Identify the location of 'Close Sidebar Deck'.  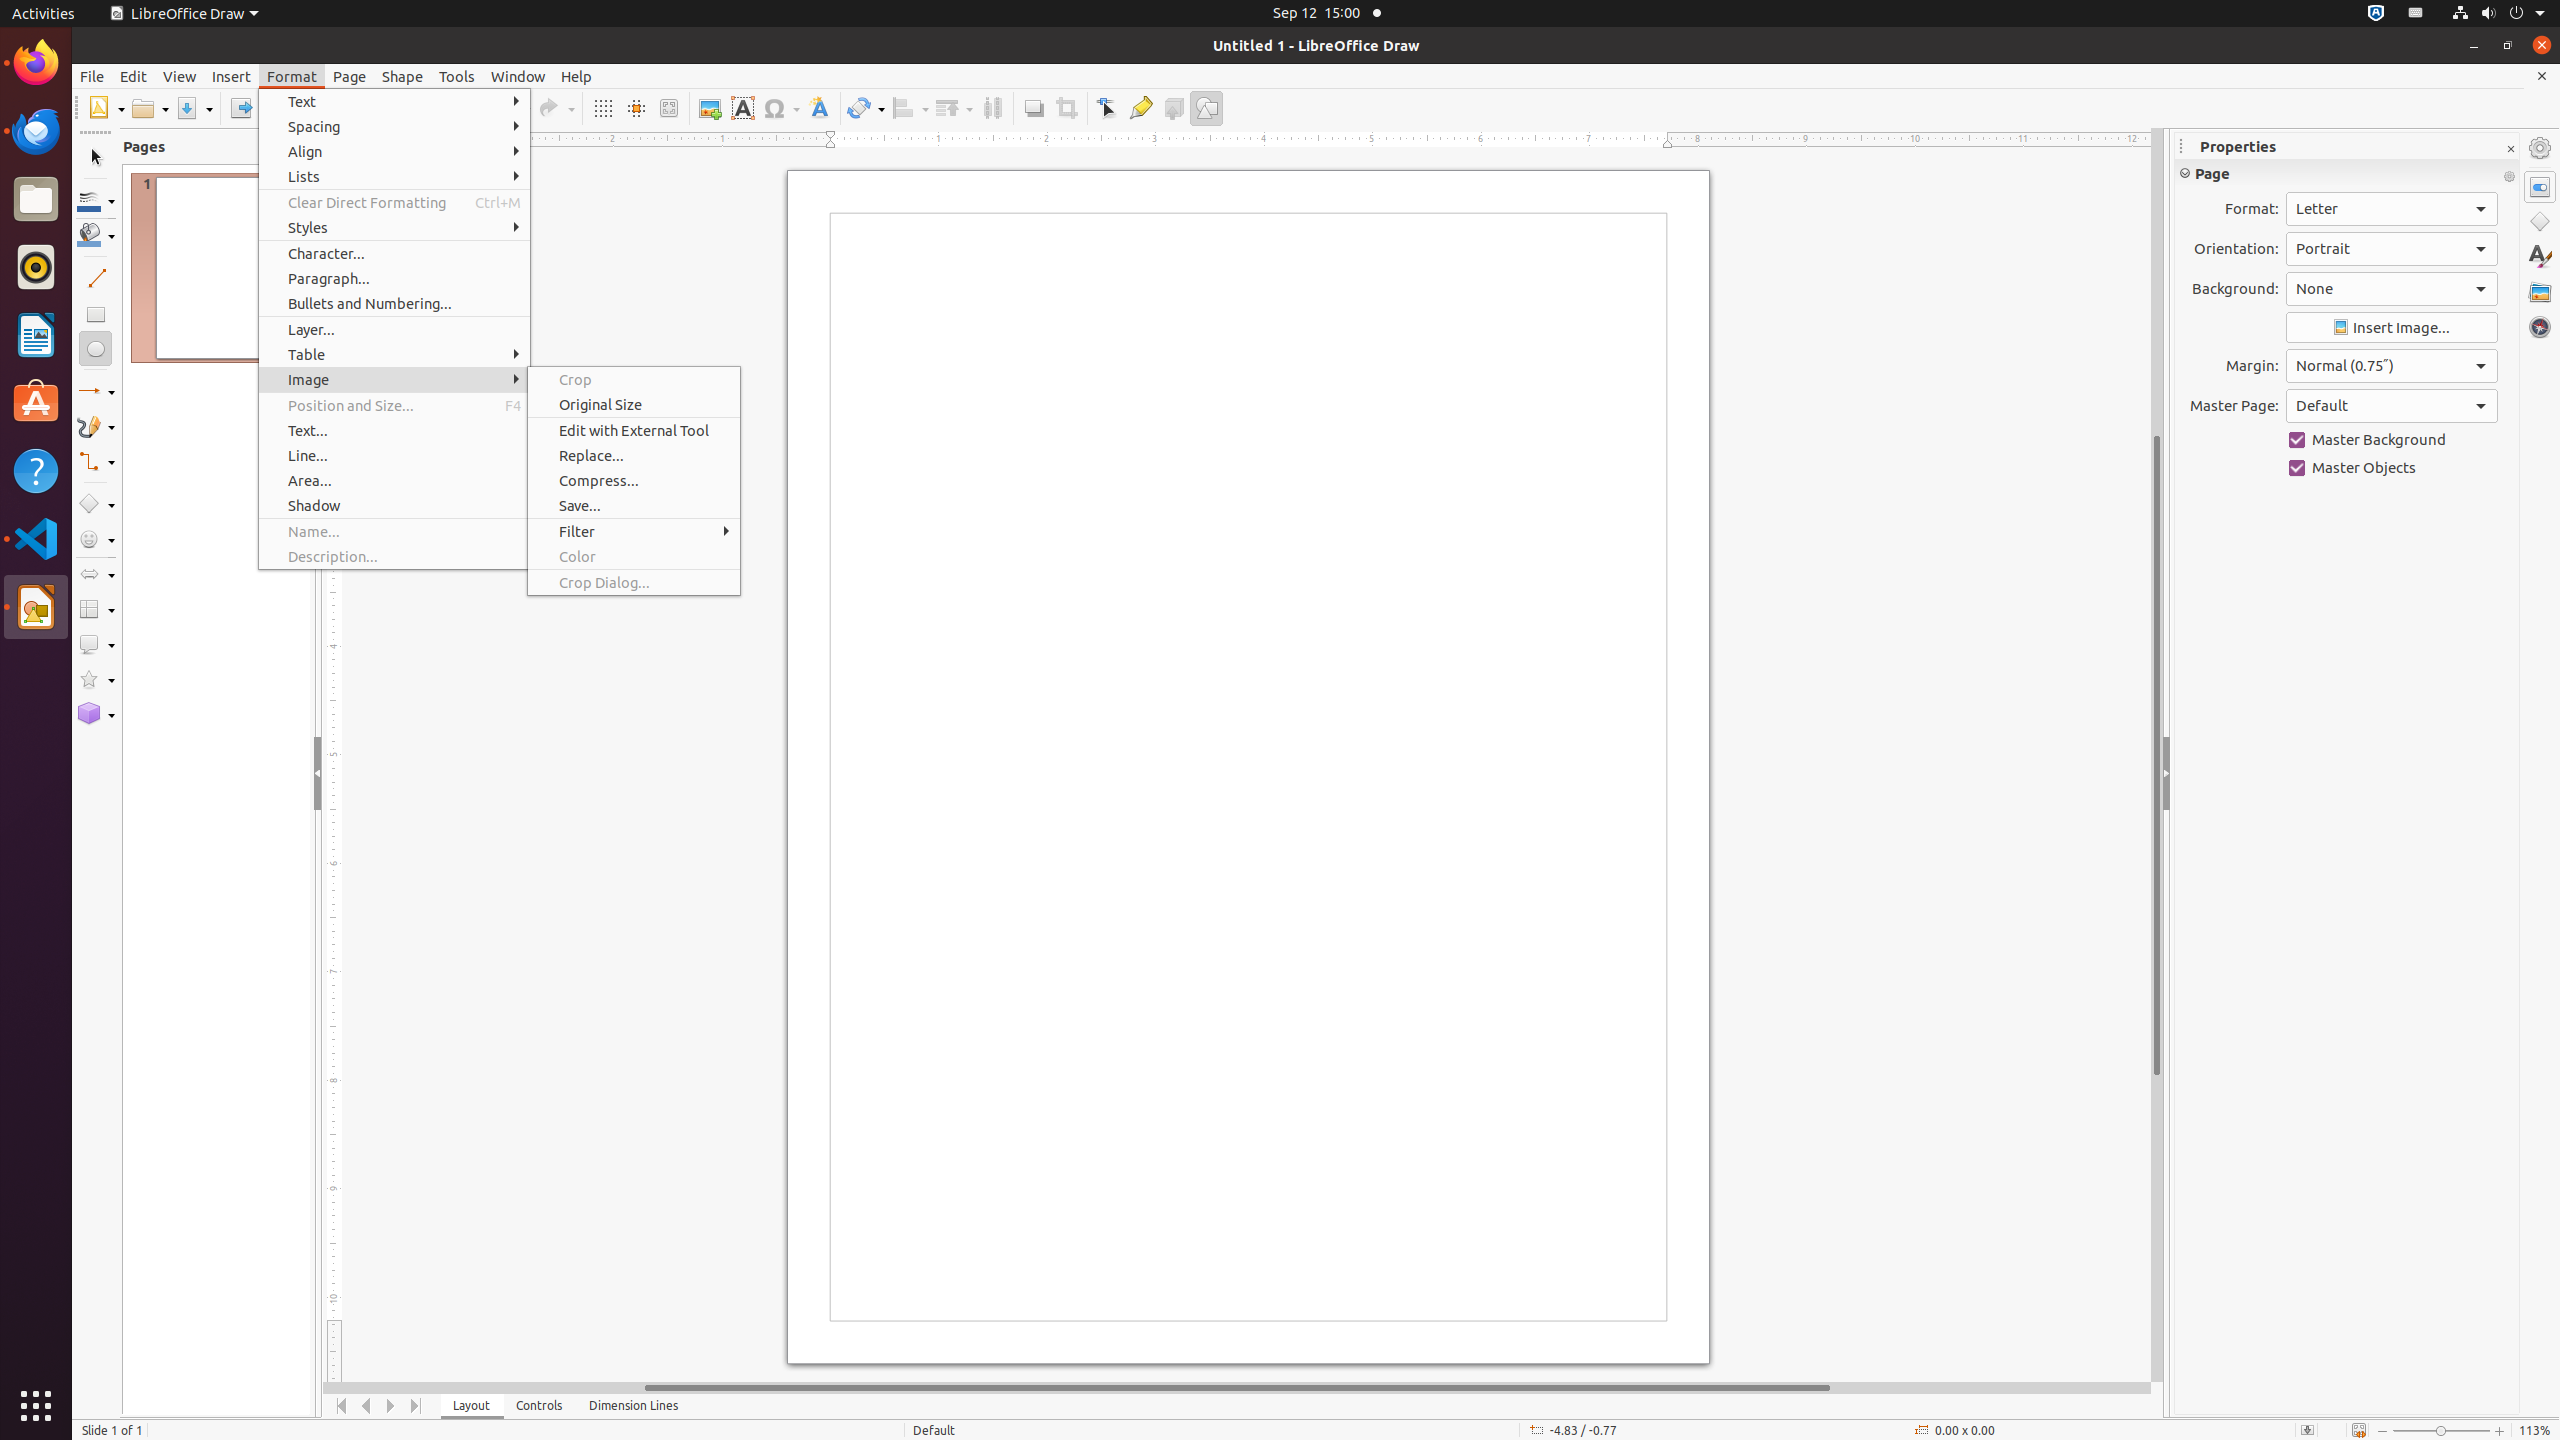
(2510, 149).